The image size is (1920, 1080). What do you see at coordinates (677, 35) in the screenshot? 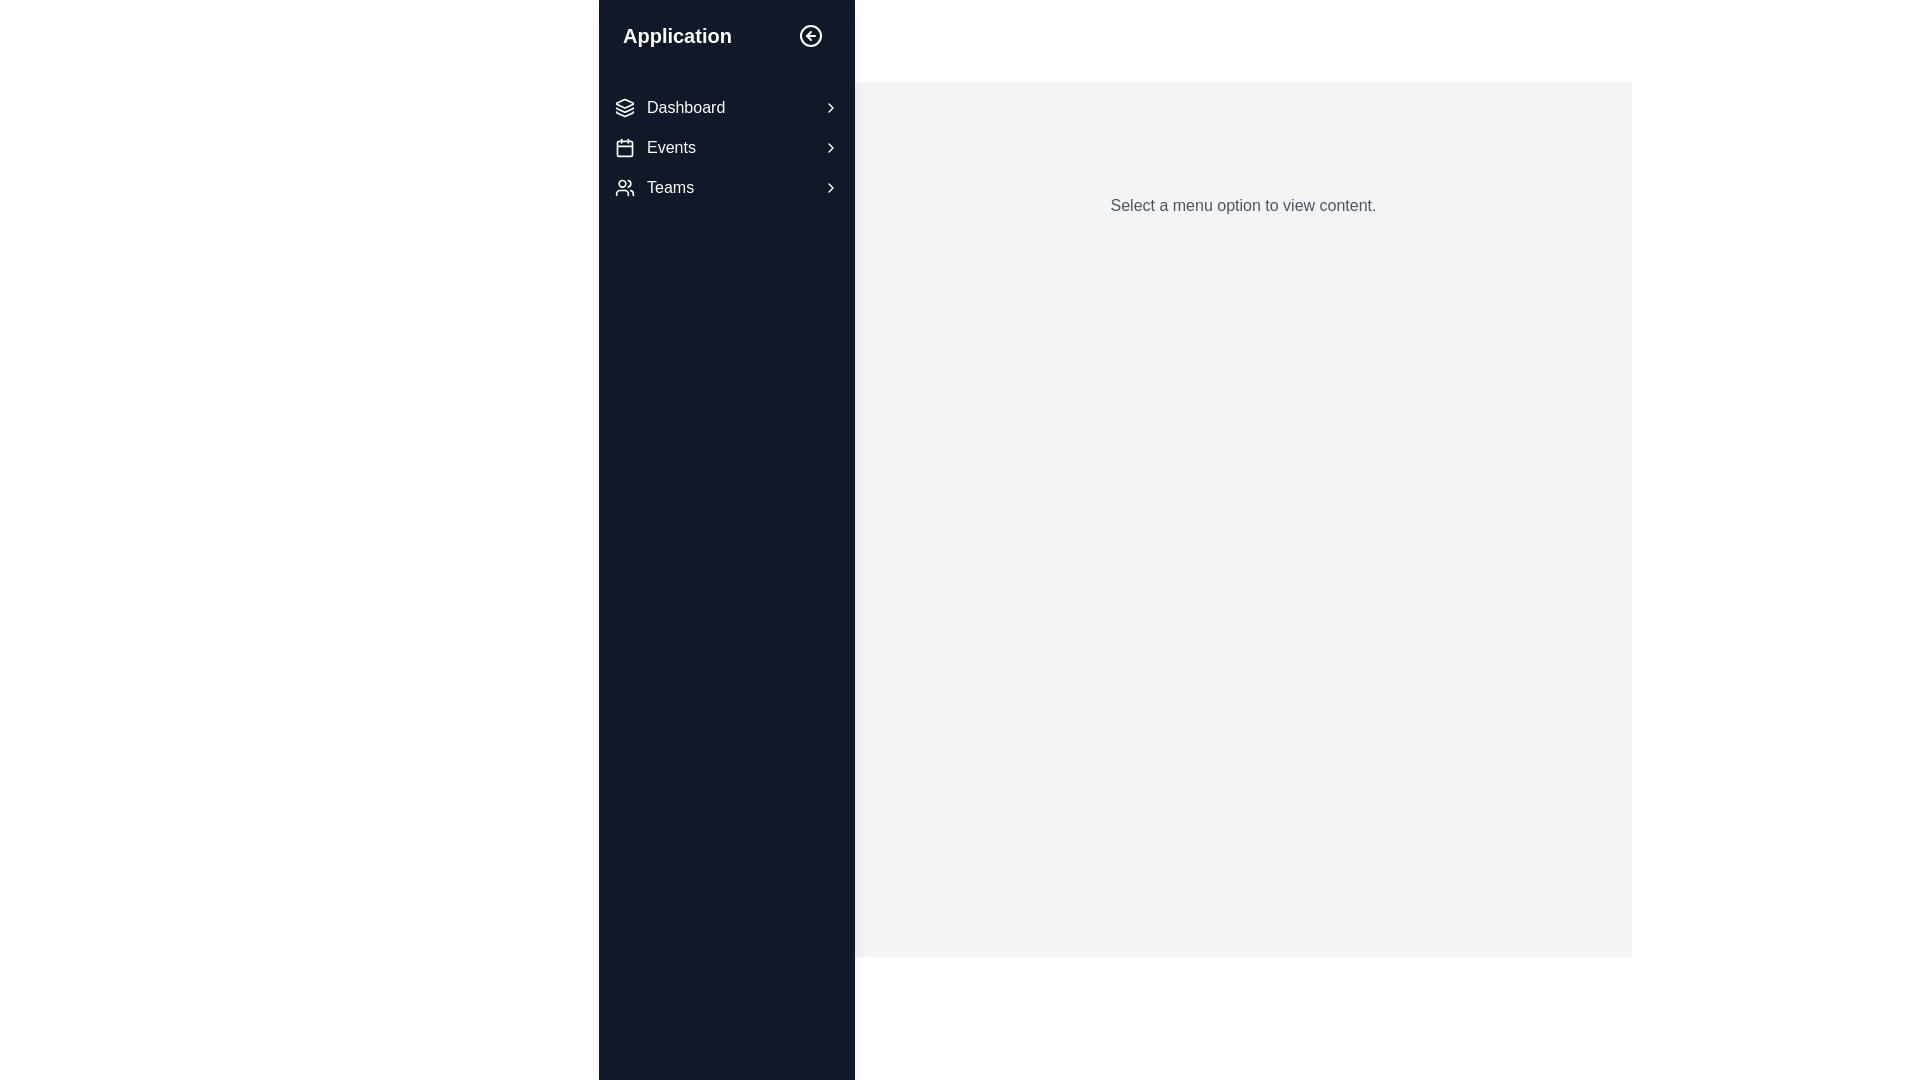
I see `the prominent text label displaying 'Application' in bold, extra-large white font located in the left sidebar near the top of the application interface` at bounding box center [677, 35].